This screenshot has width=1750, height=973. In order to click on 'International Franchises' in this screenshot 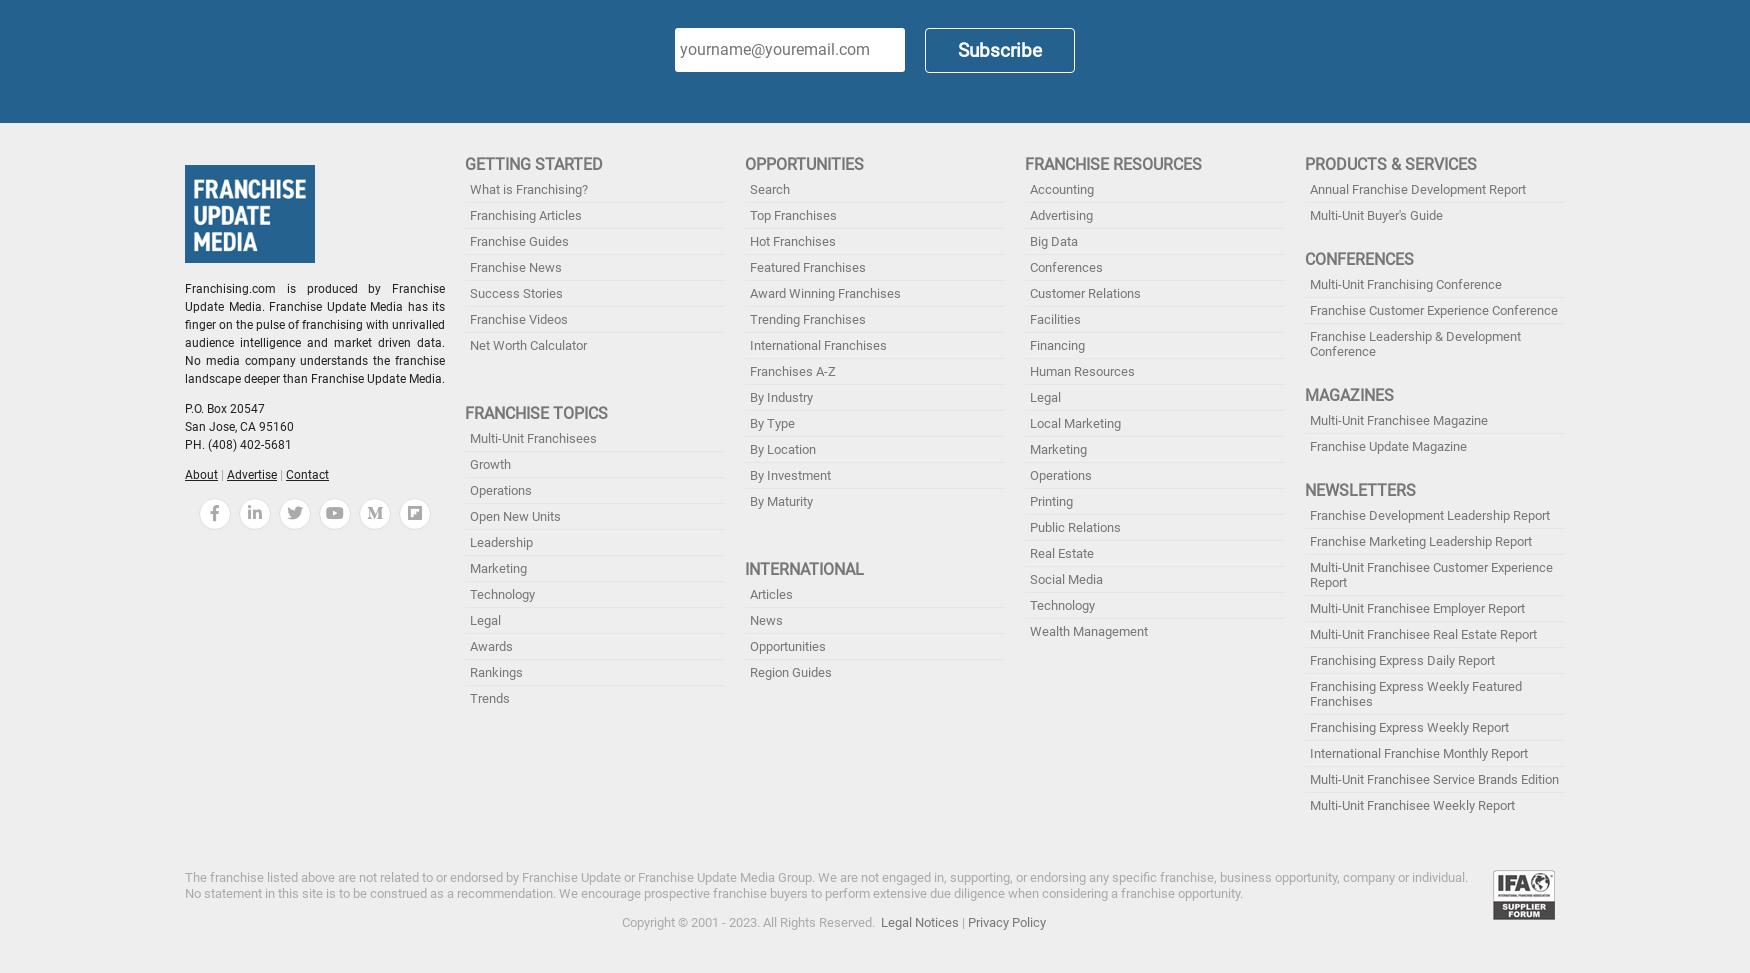, I will do `click(818, 344)`.